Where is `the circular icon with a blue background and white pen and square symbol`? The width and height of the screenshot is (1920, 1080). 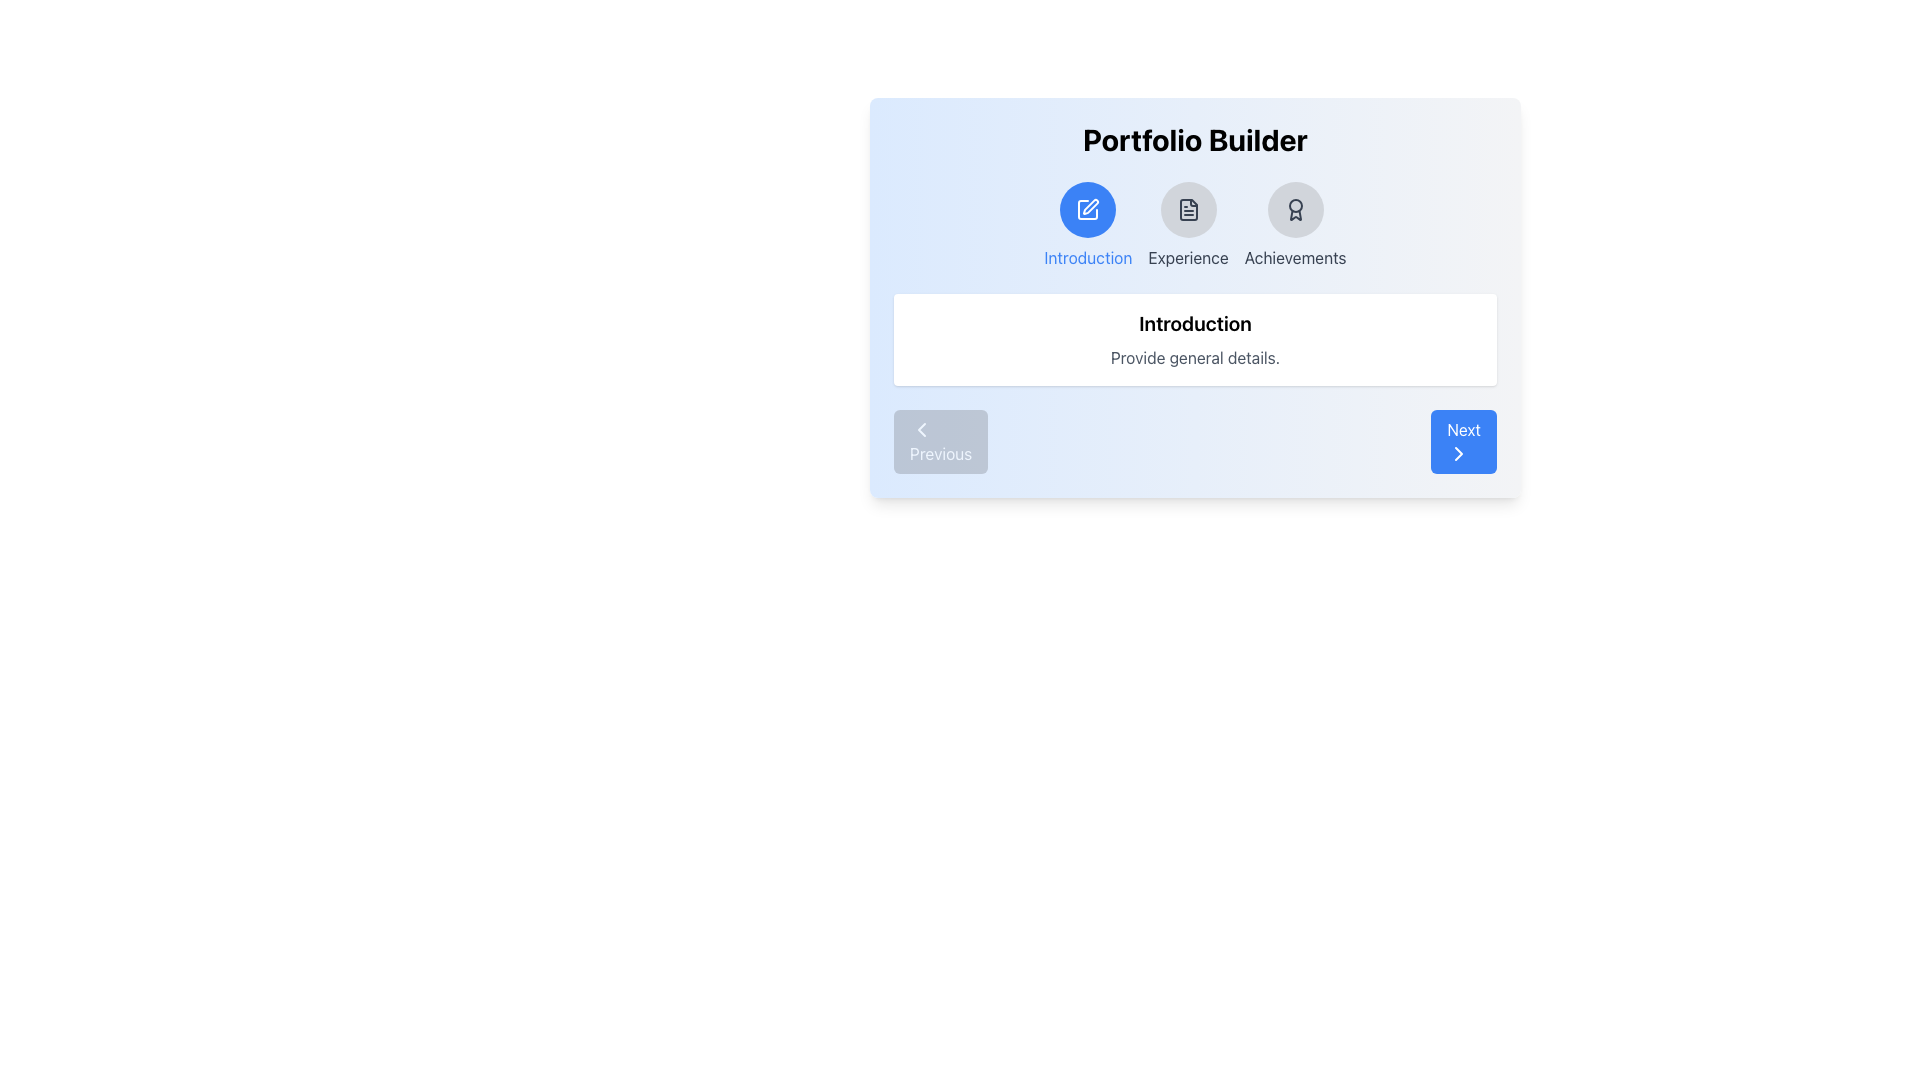 the circular icon with a blue background and white pen and square symbol is located at coordinates (1087, 209).